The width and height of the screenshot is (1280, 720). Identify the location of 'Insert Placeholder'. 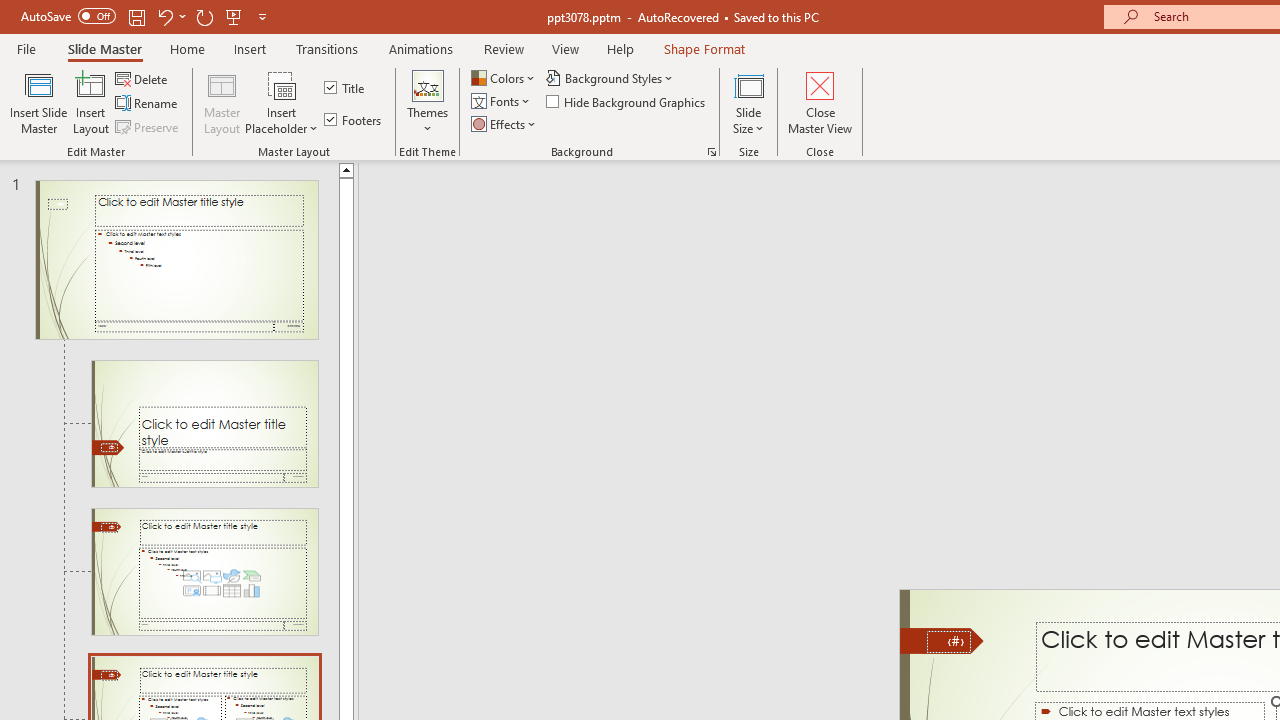
(281, 103).